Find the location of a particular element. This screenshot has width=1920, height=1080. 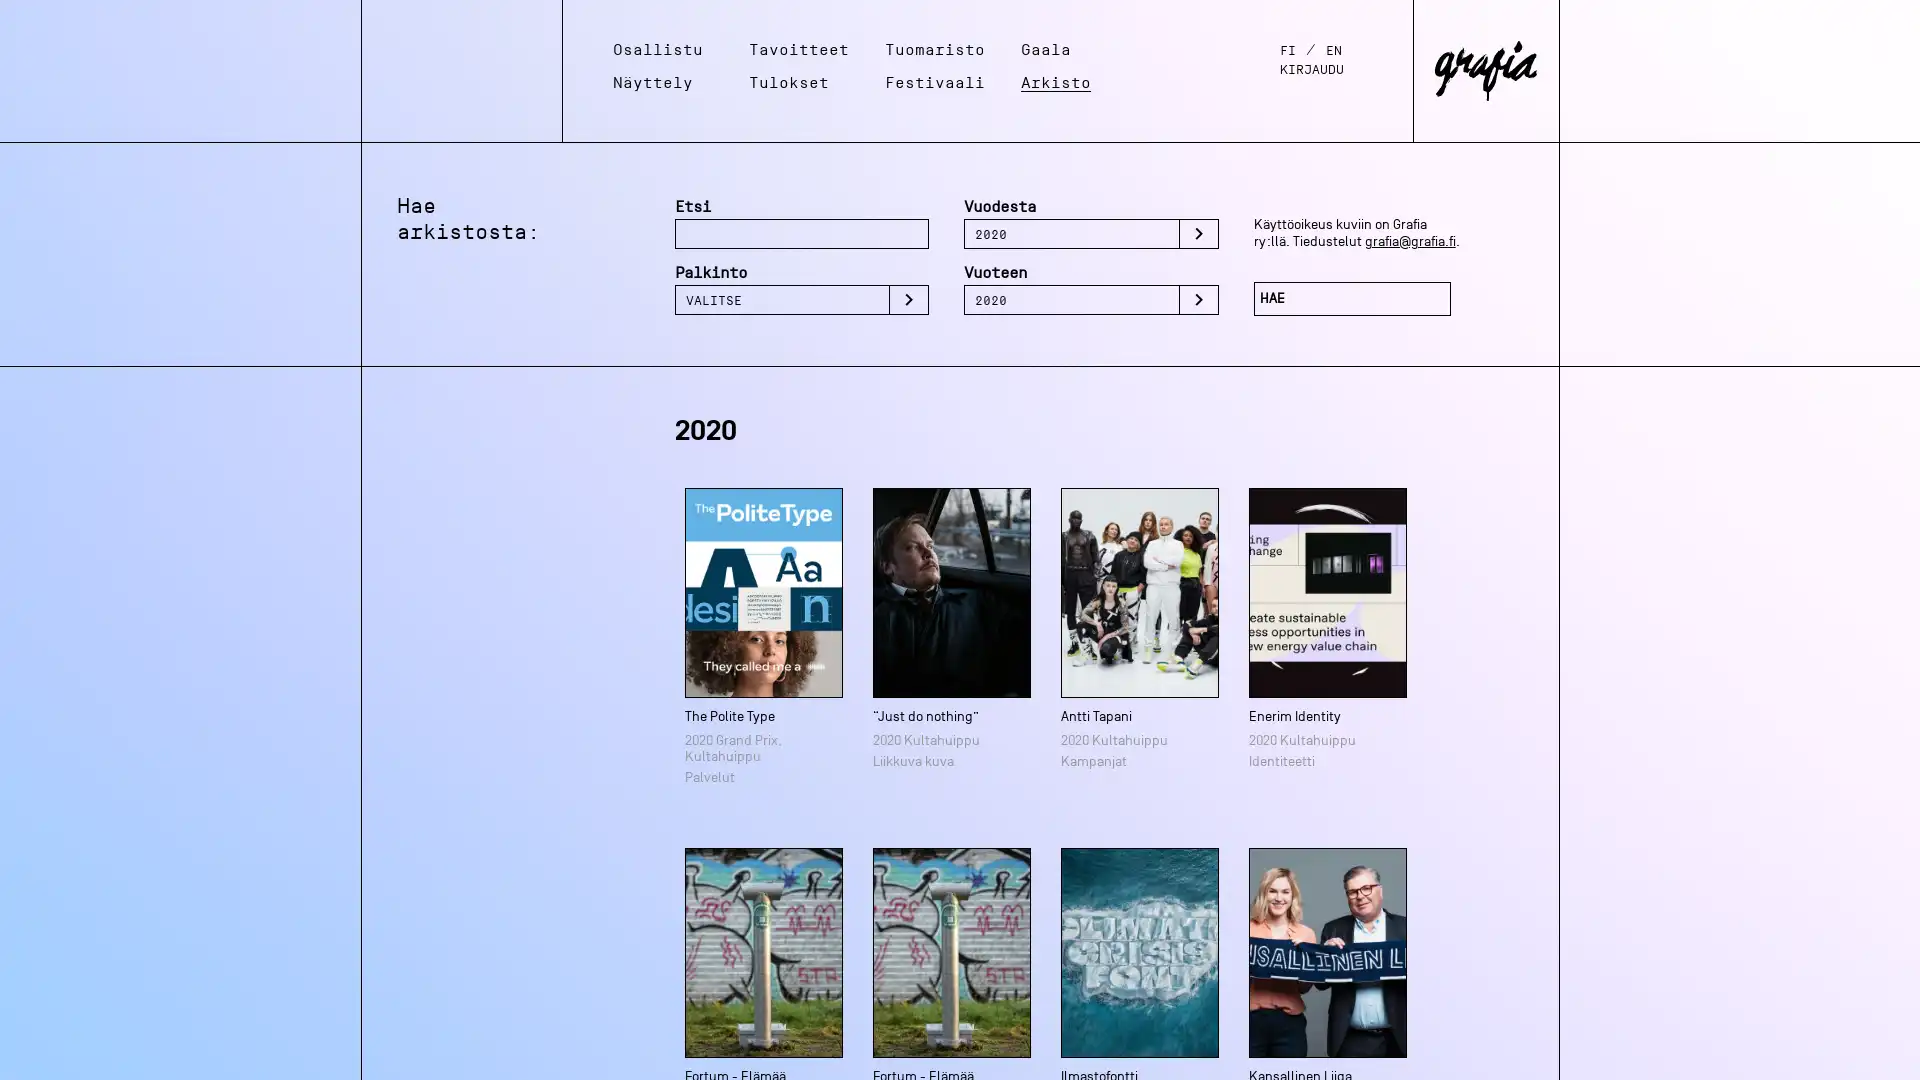

> is located at coordinates (1198, 300).